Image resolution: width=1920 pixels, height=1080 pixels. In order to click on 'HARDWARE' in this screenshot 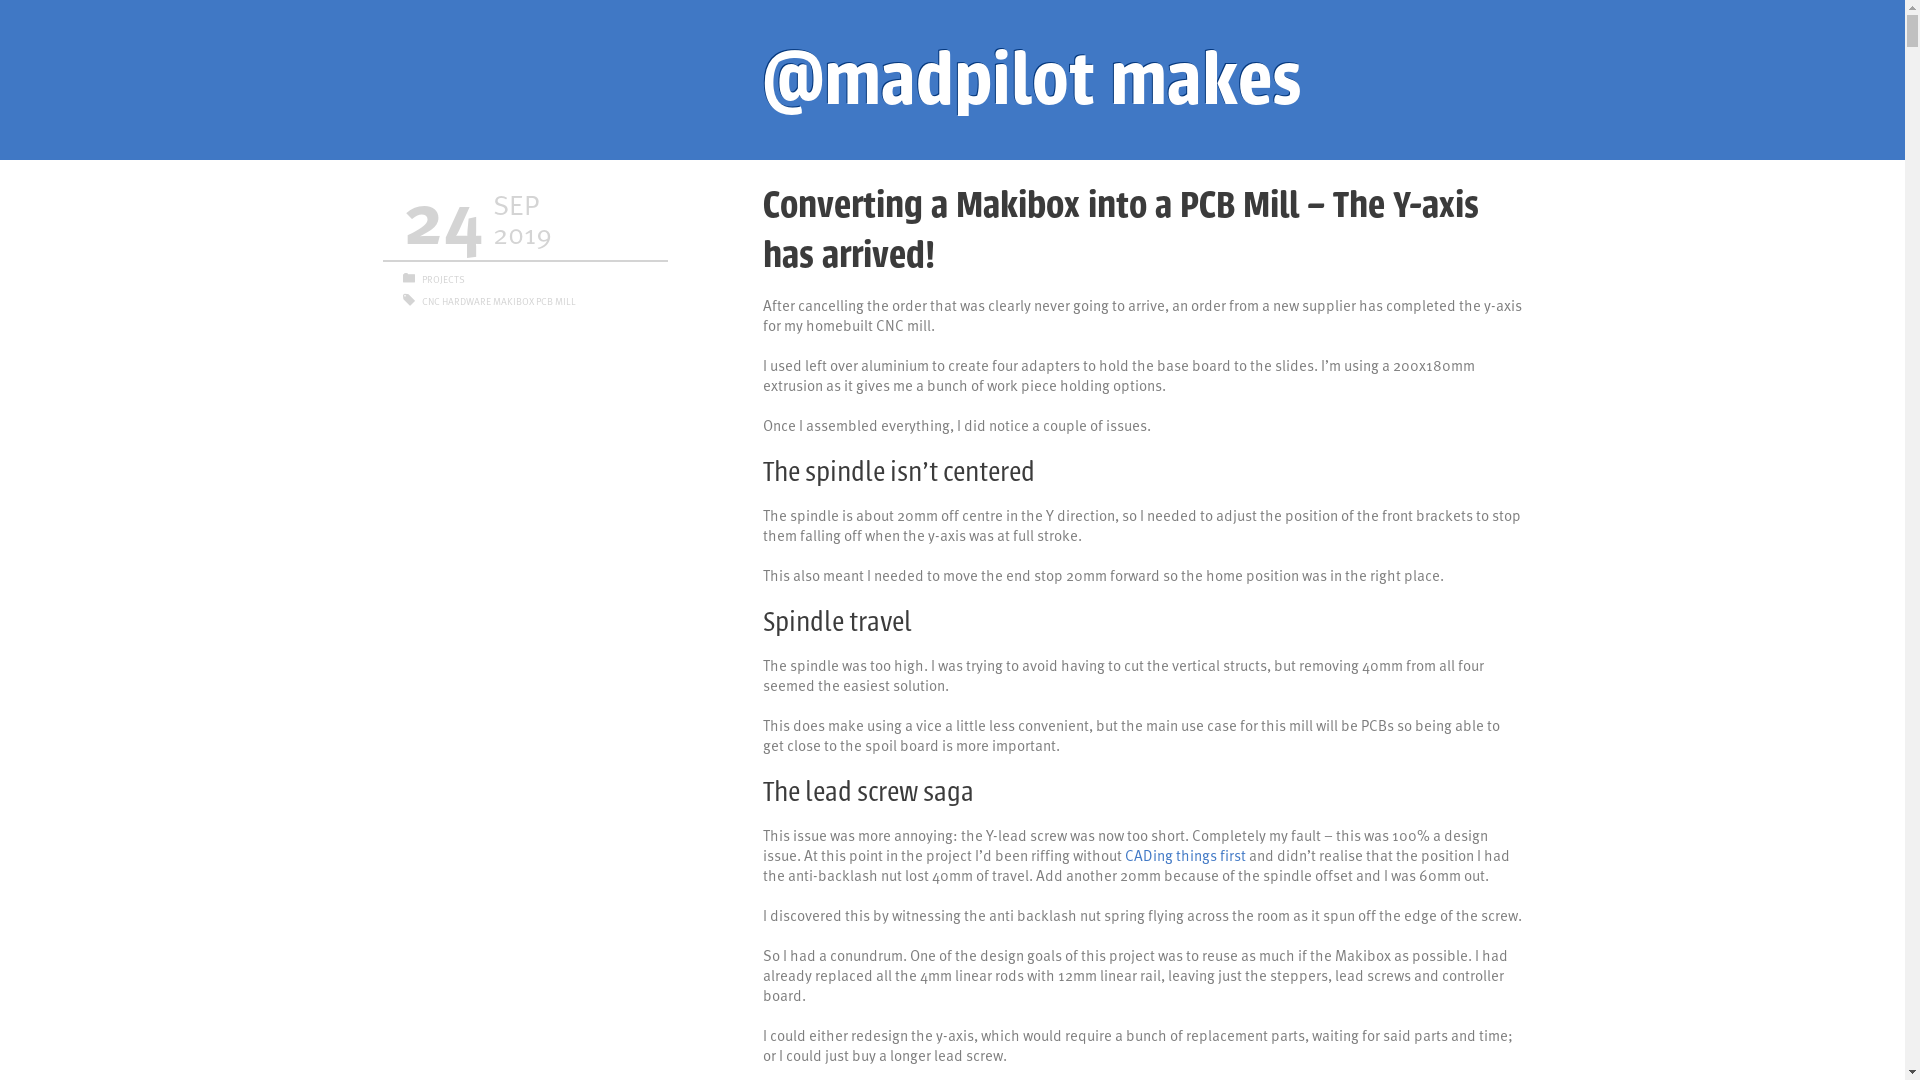, I will do `click(440, 300)`.